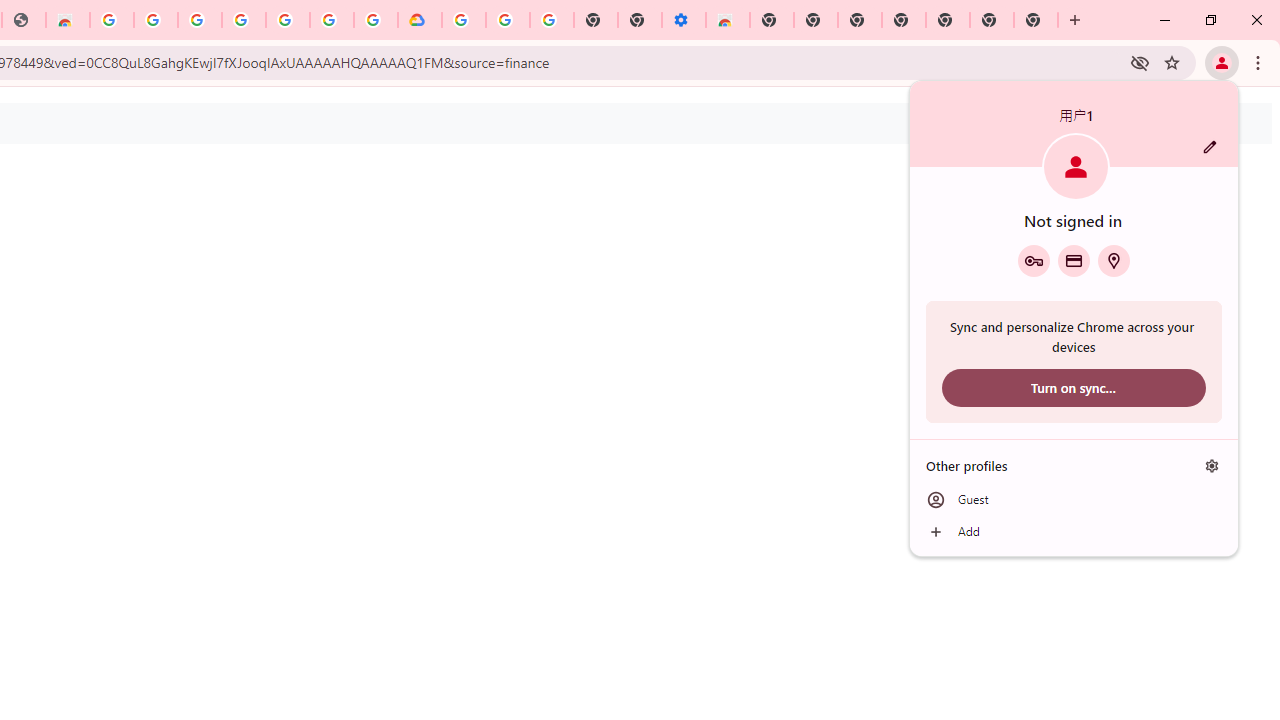 This screenshot has width=1280, height=720. What do you see at coordinates (199, 20) in the screenshot?
I see `'Sign in - Google Accounts'` at bounding box center [199, 20].